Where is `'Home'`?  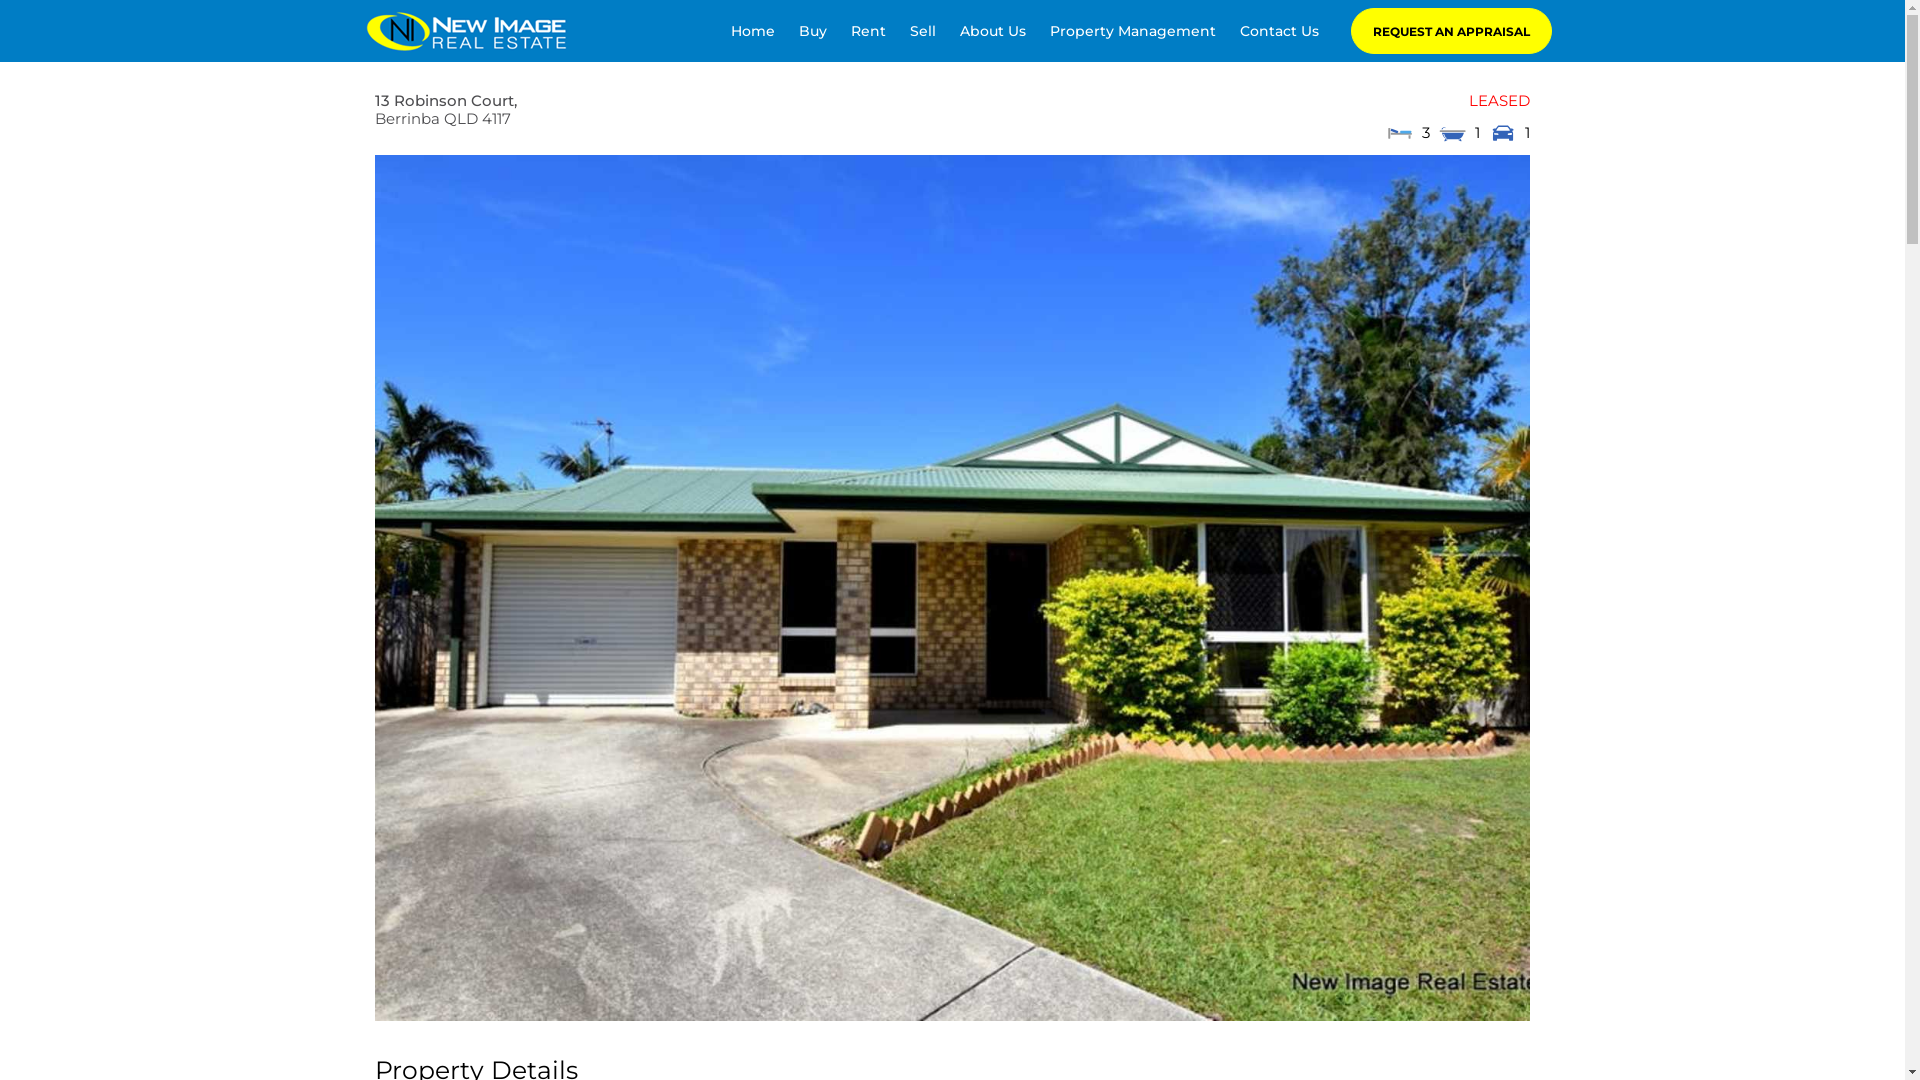 'Home' is located at coordinates (752, 30).